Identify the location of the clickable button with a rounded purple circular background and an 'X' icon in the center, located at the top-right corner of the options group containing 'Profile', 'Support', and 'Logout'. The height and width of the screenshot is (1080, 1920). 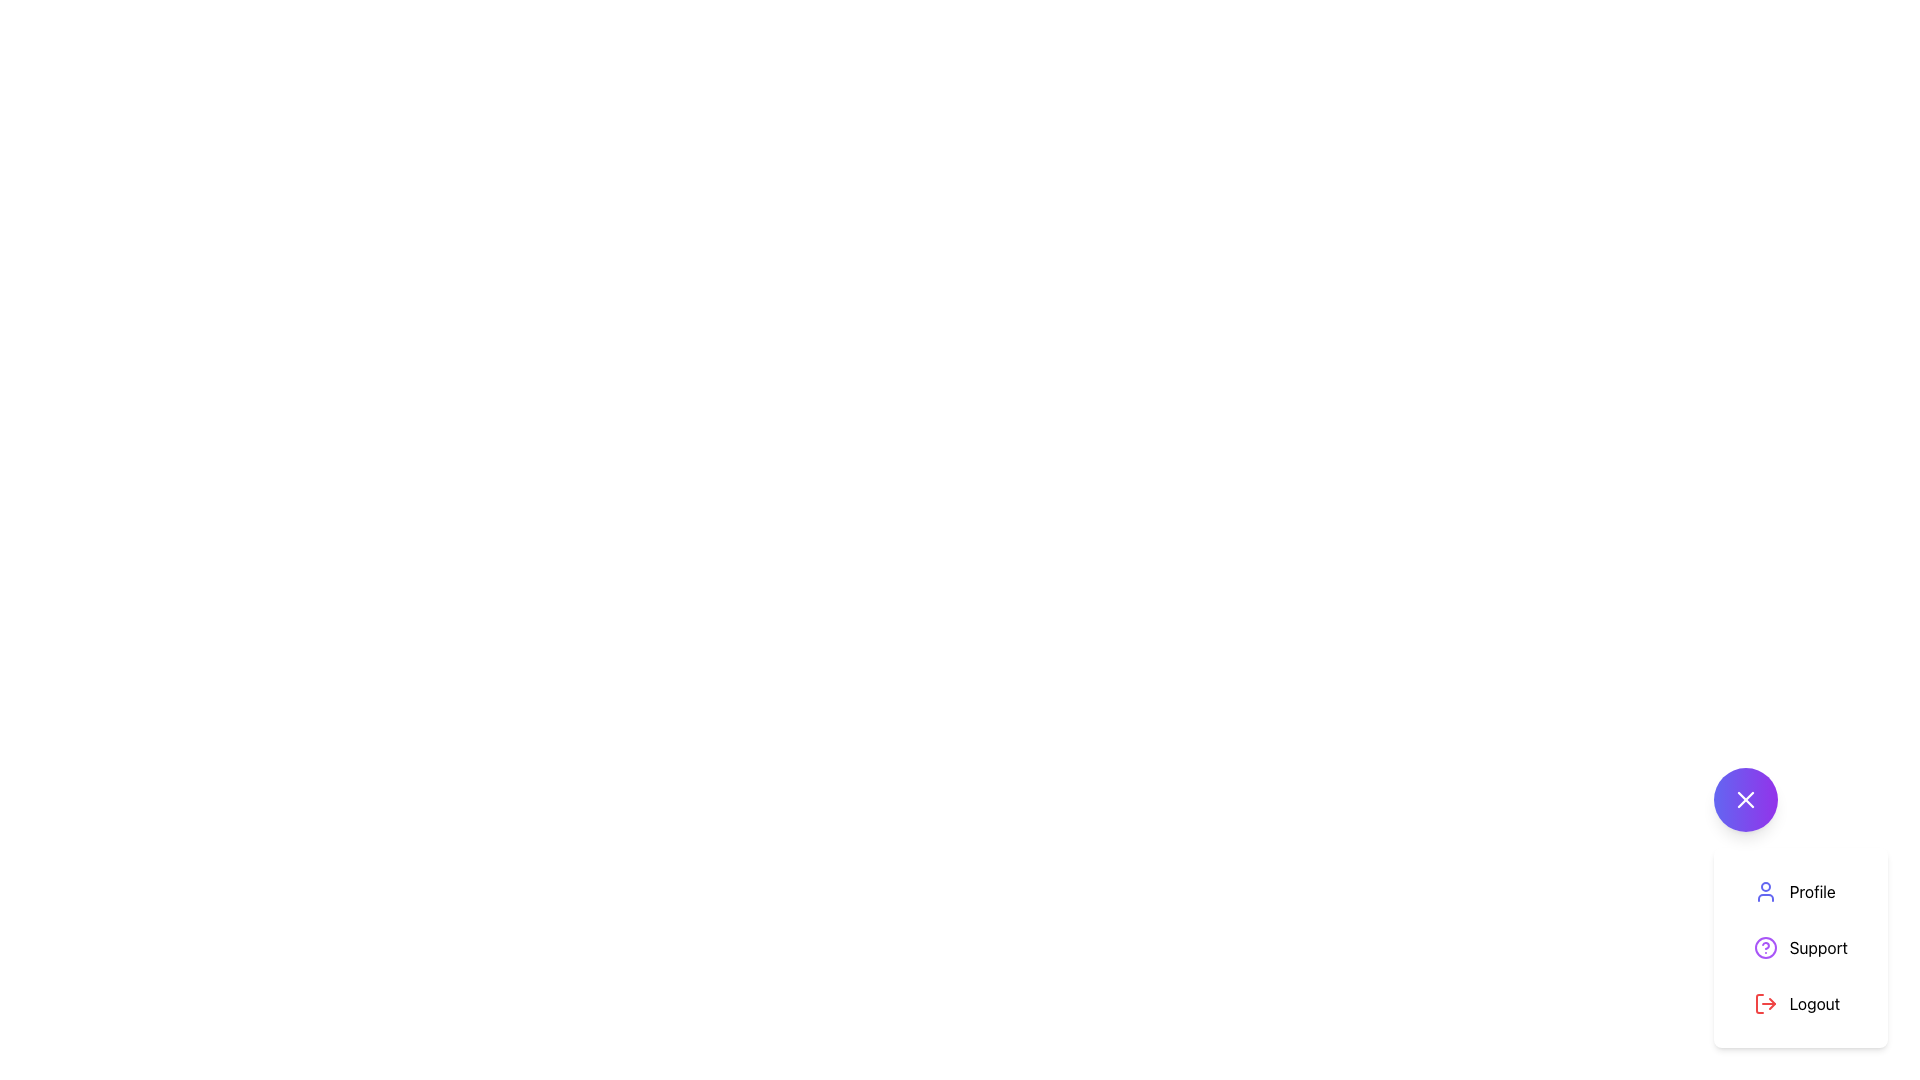
(1800, 907).